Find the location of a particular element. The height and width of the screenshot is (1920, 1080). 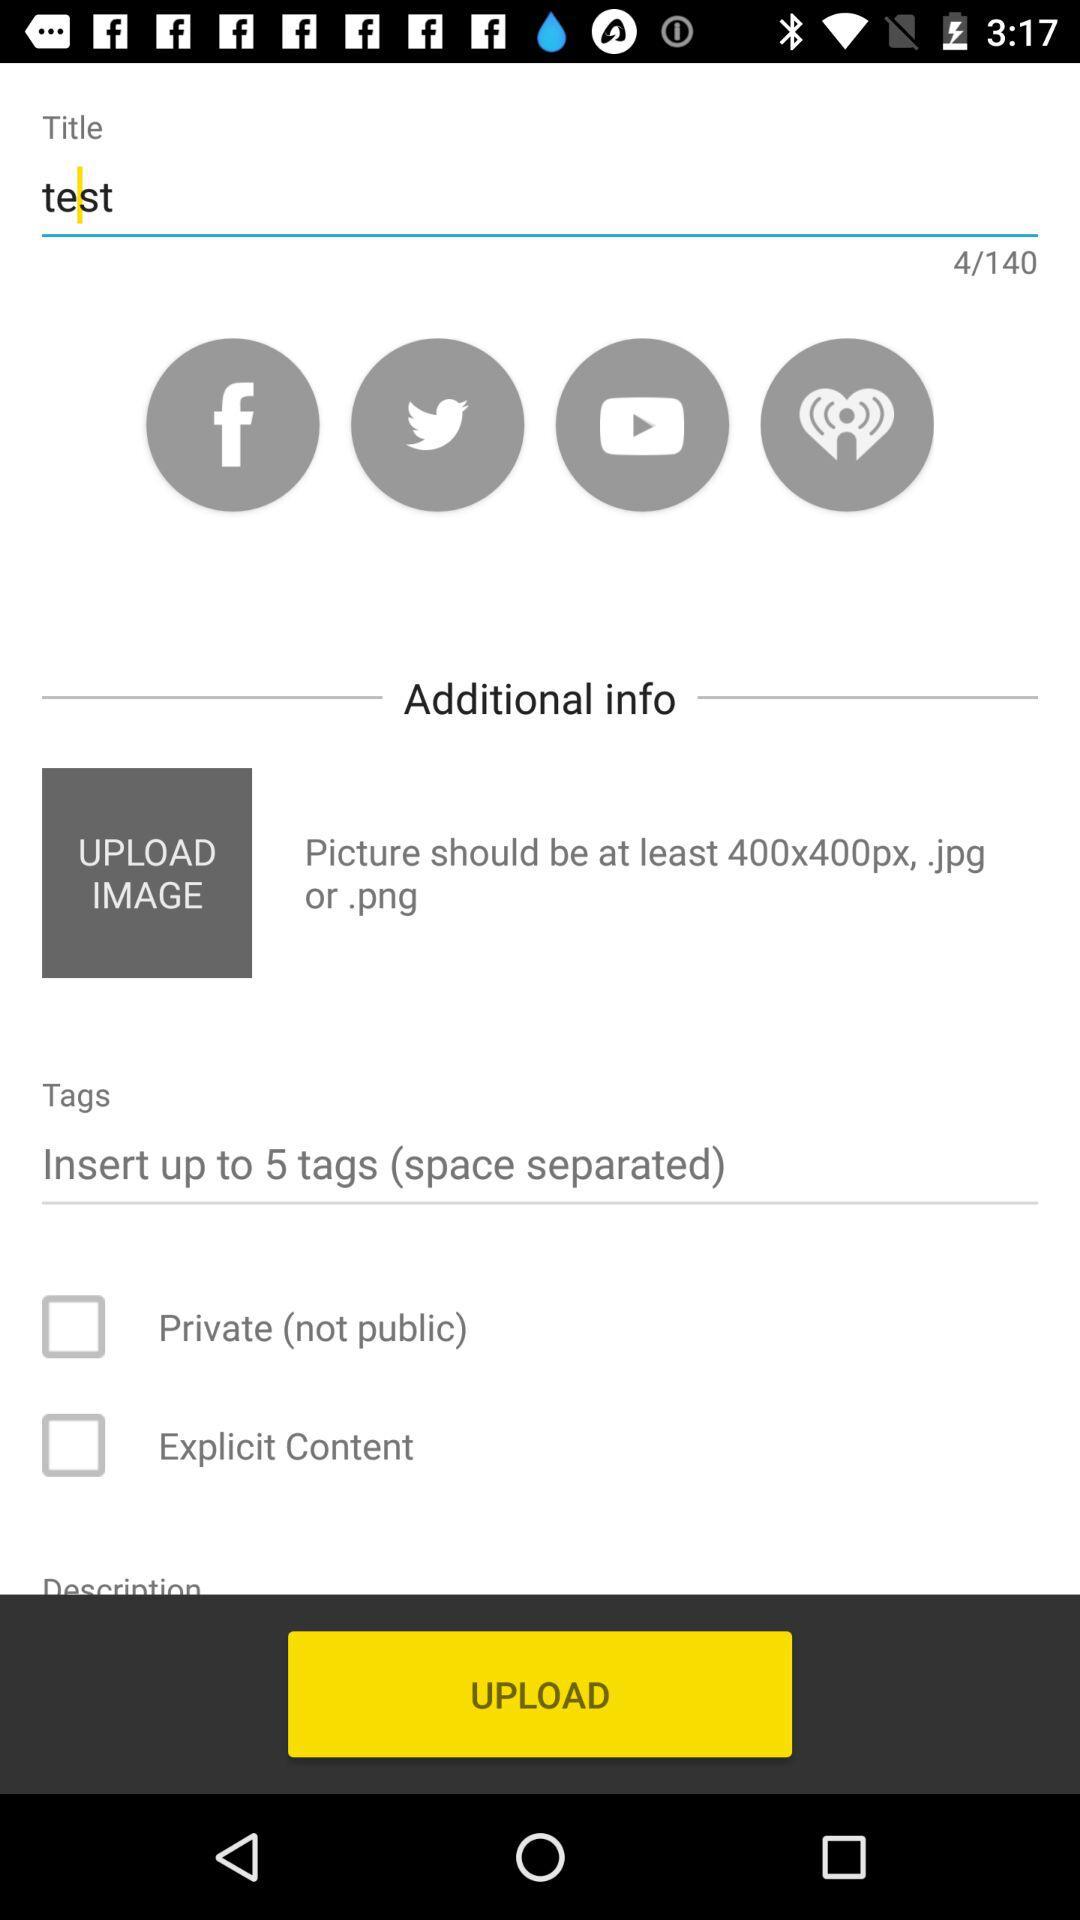

facebook link is located at coordinates (231, 423).